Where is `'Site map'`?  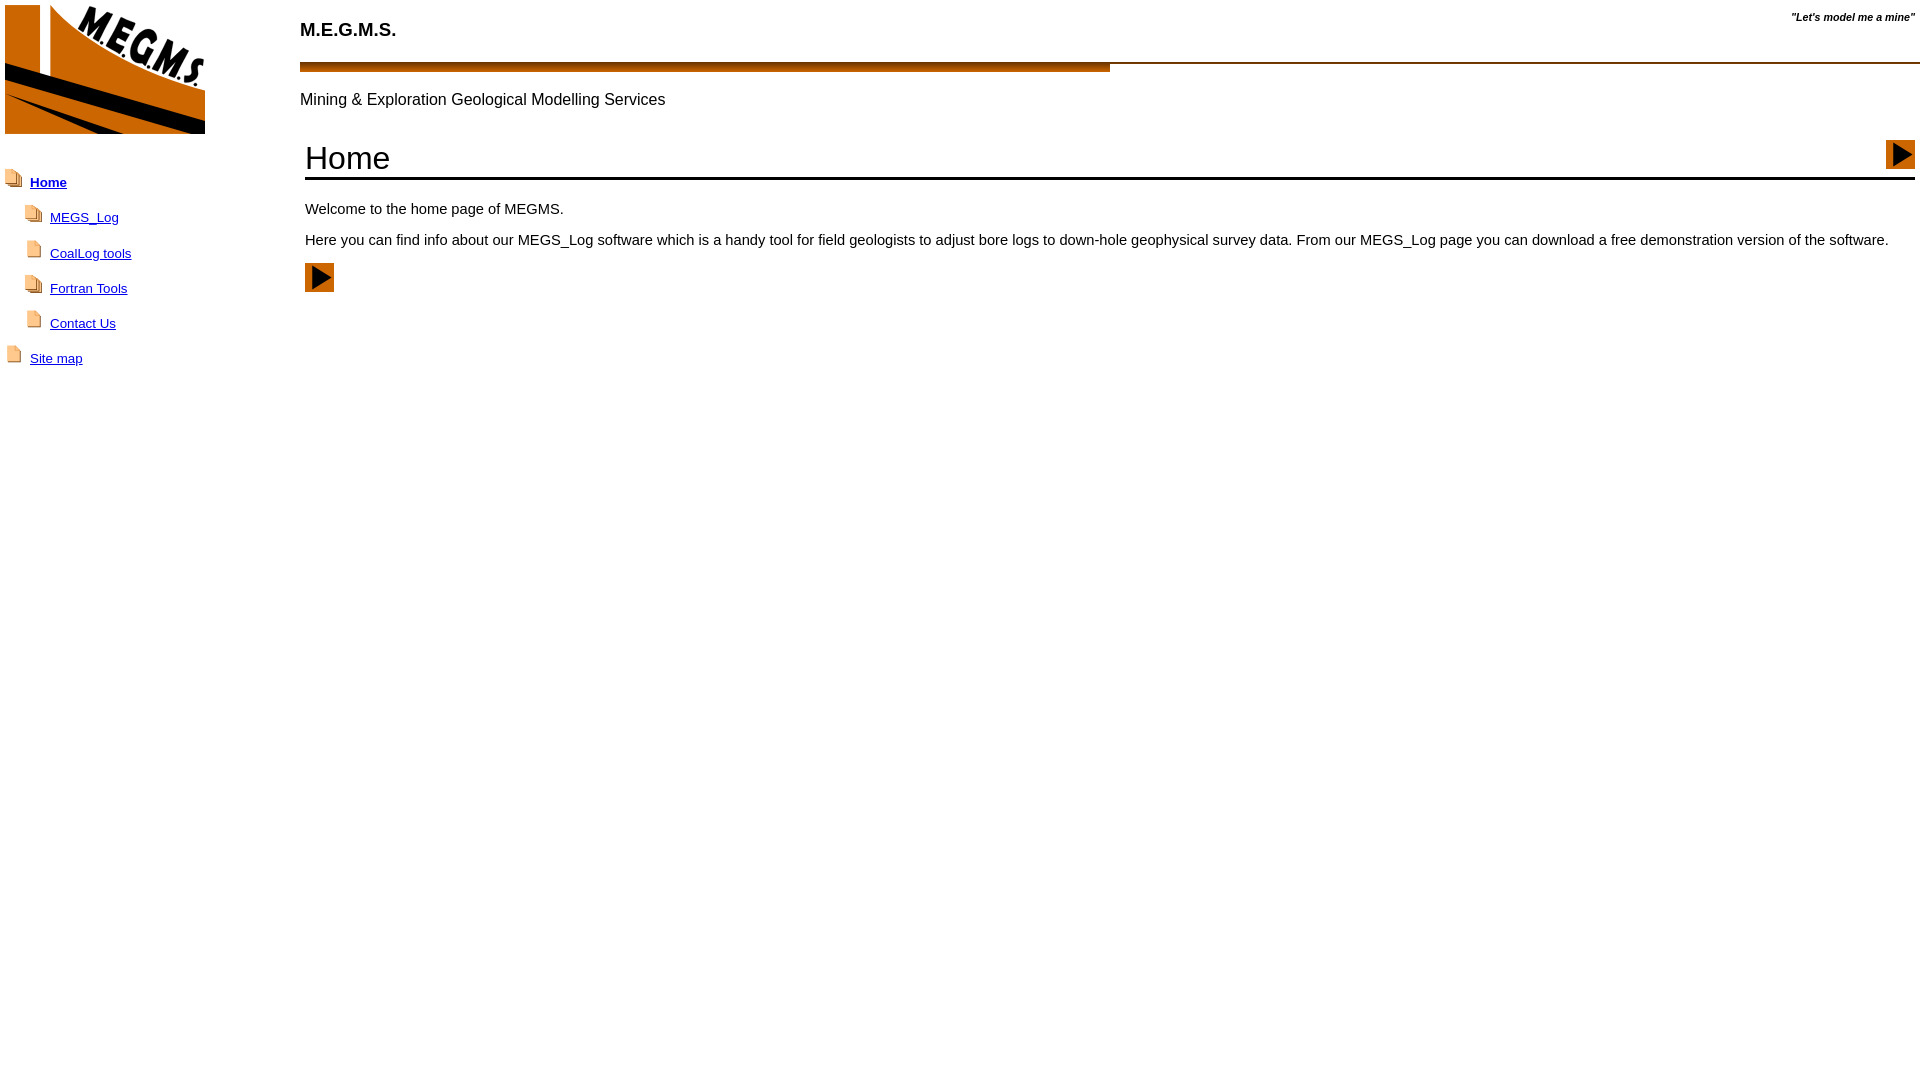 'Site map' is located at coordinates (56, 357).